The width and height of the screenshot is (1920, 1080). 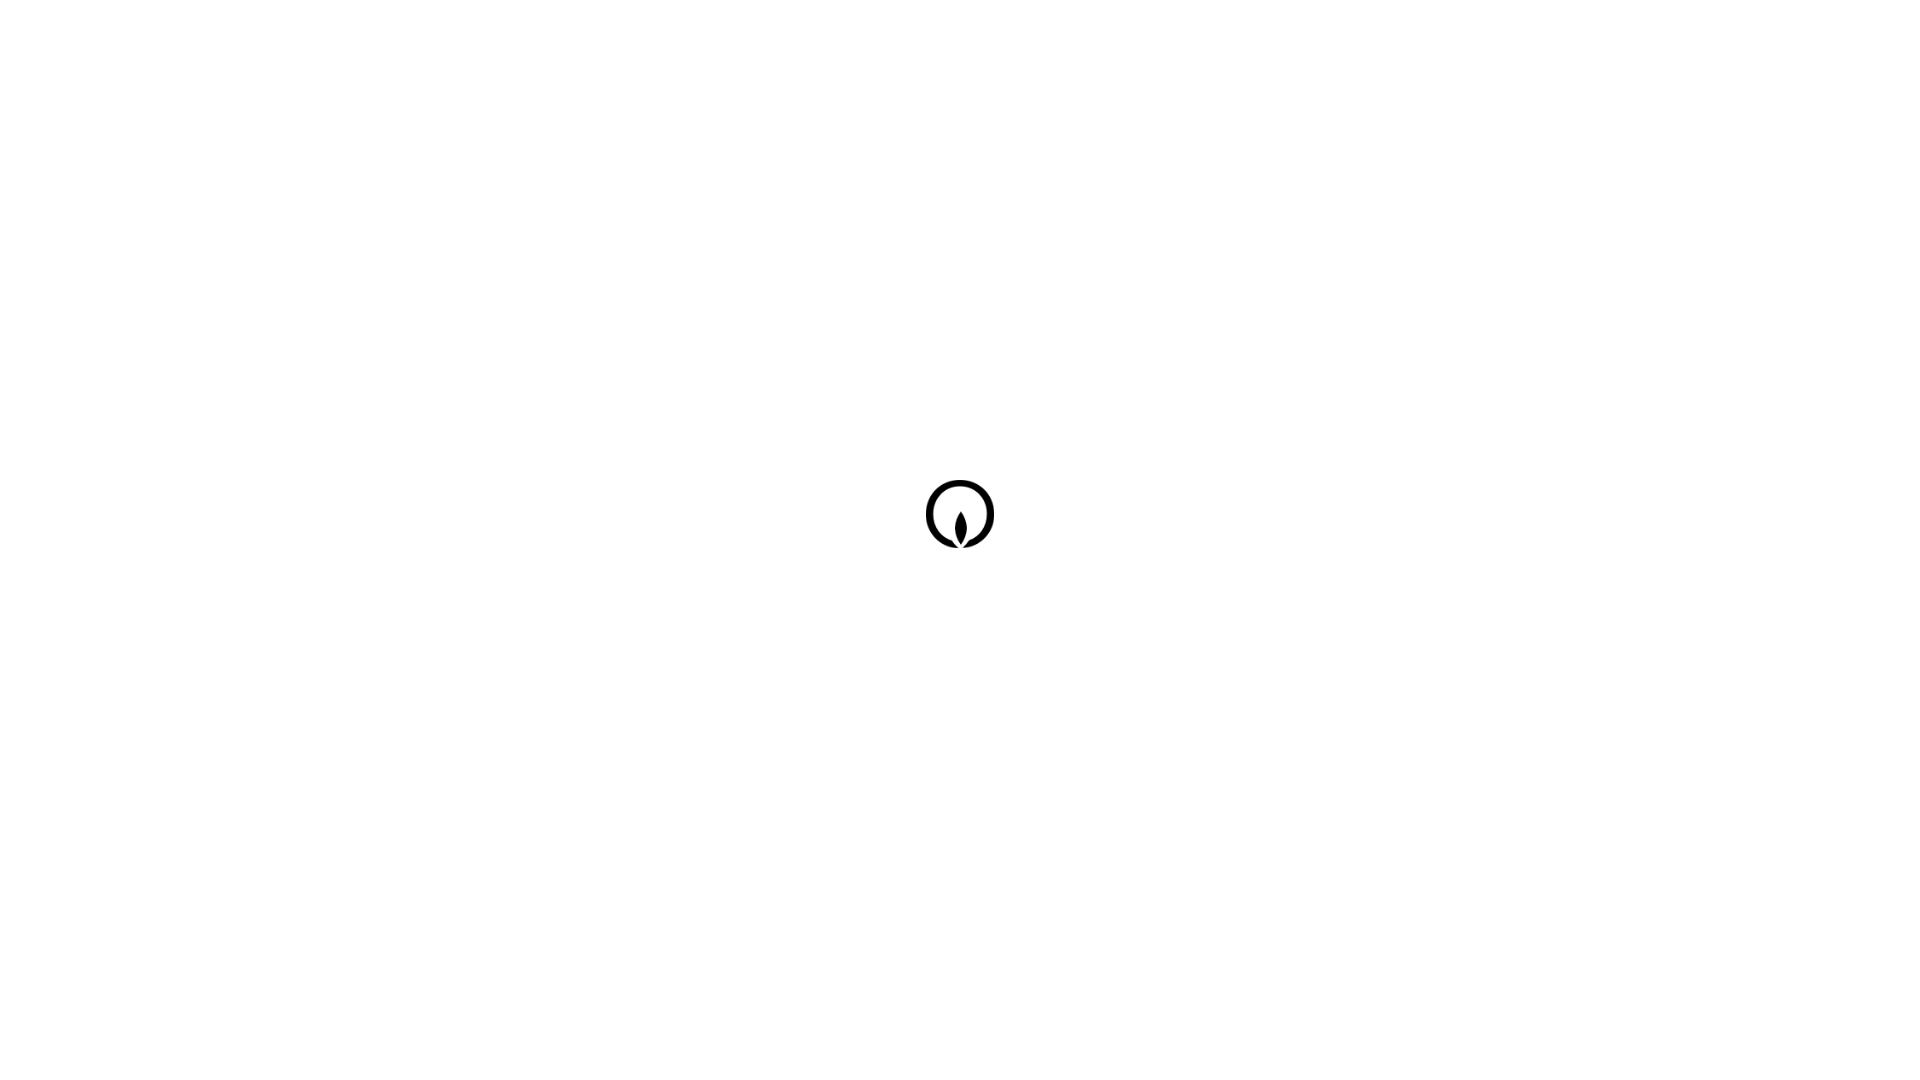 I want to click on 'eroma logo', so click(x=964, y=528).